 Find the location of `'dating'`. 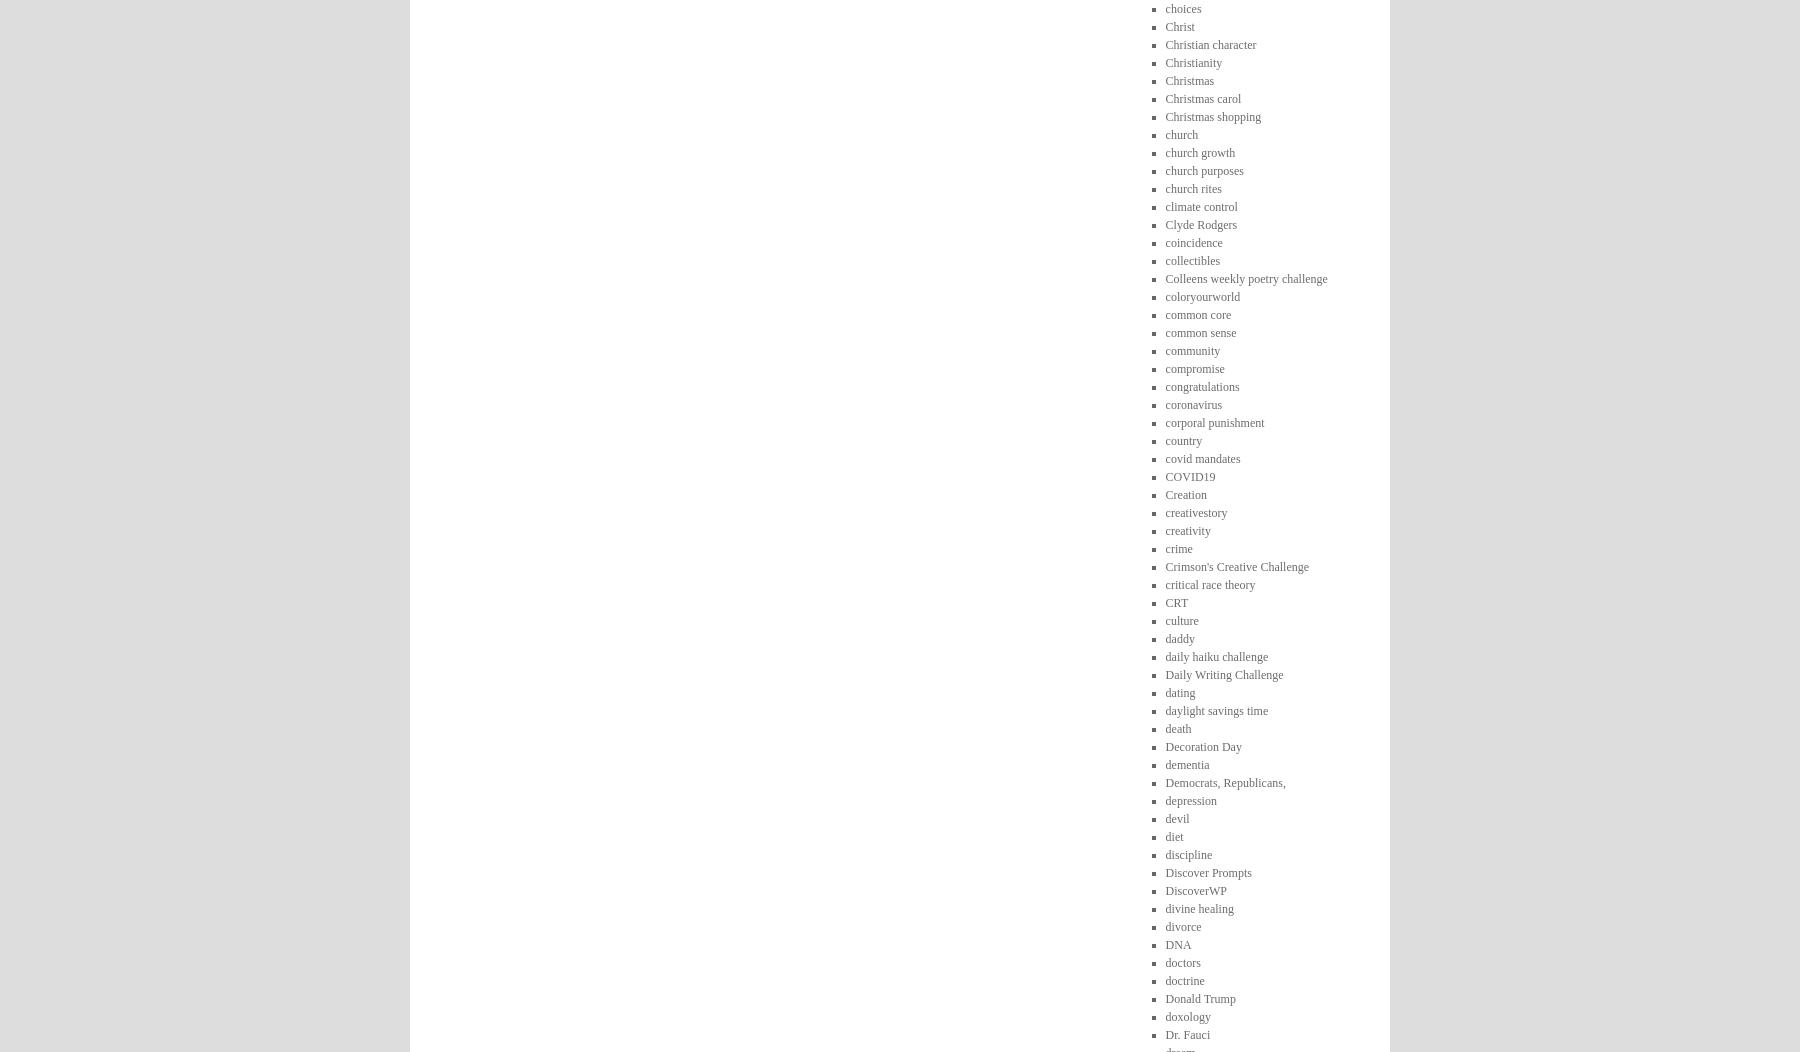

'dating' is located at coordinates (1179, 691).